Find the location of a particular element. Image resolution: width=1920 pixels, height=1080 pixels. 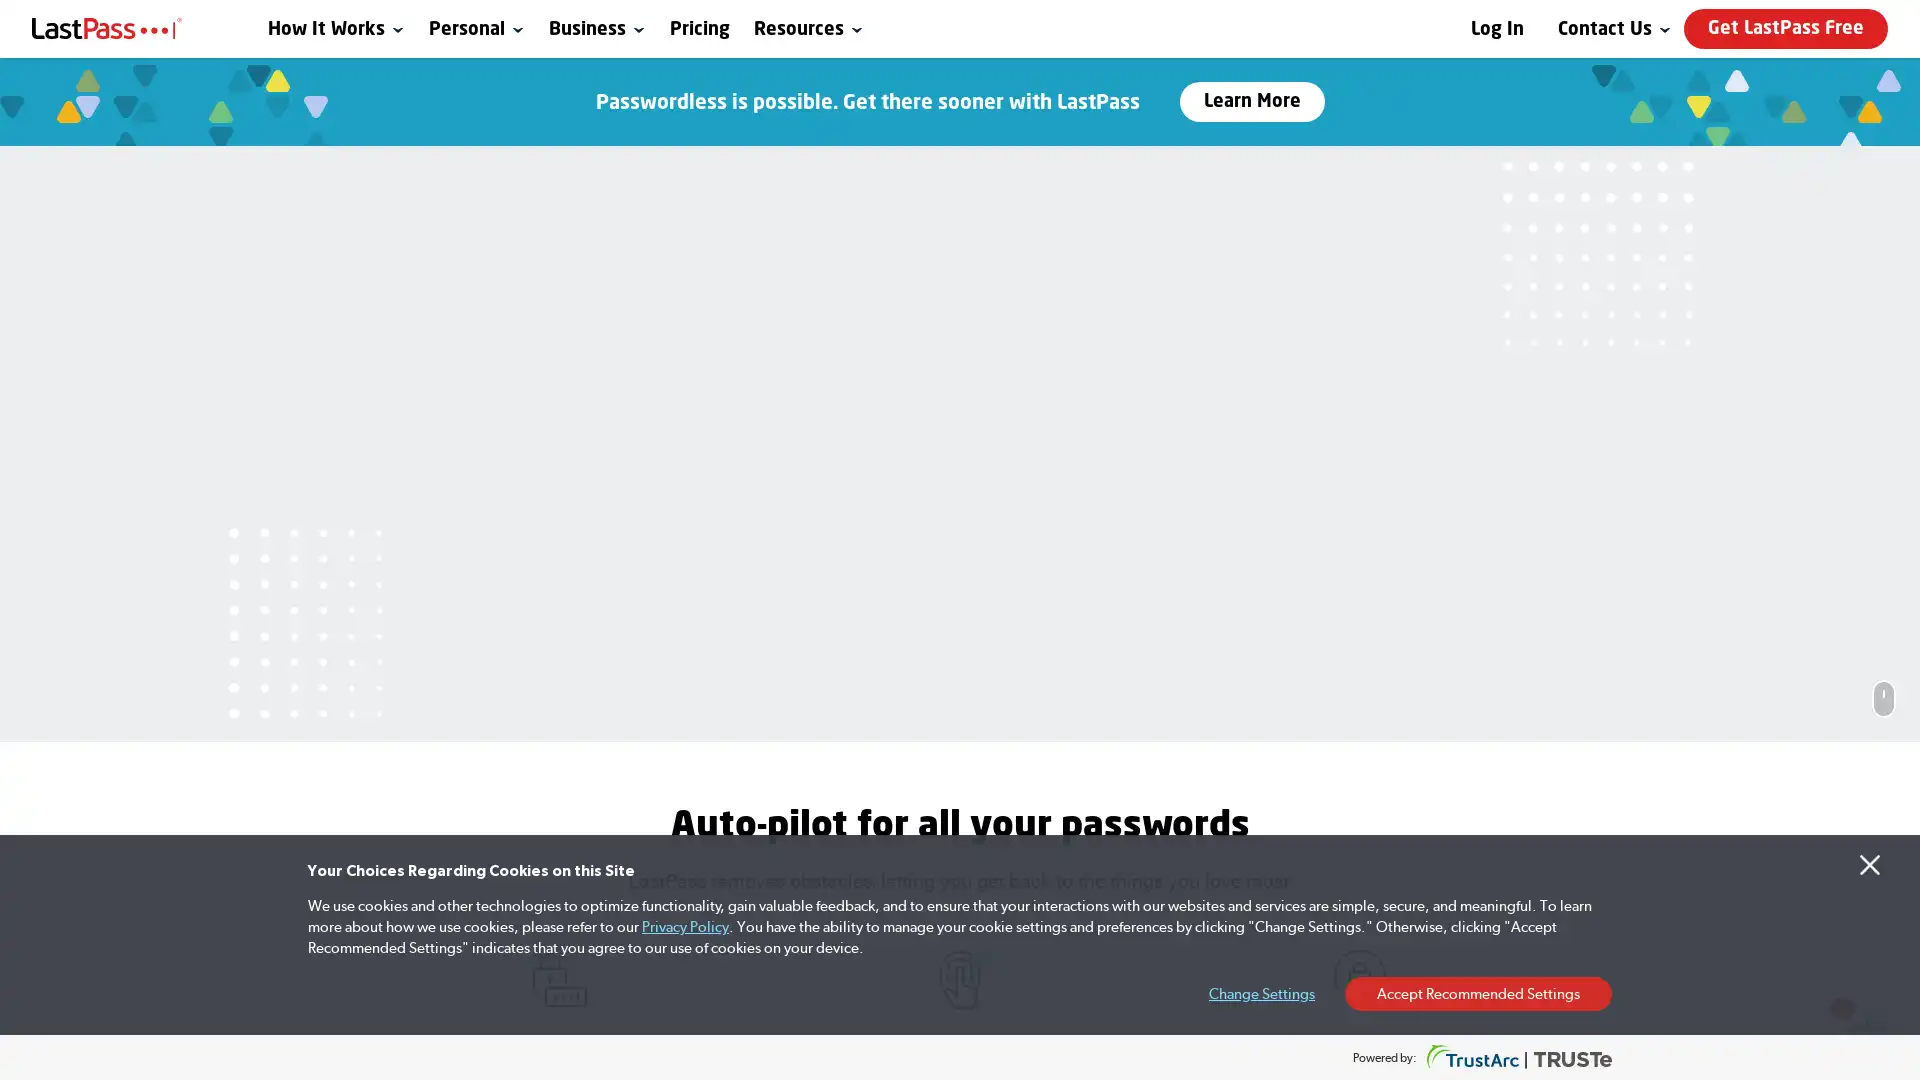

close is located at coordinates (1550, 694).